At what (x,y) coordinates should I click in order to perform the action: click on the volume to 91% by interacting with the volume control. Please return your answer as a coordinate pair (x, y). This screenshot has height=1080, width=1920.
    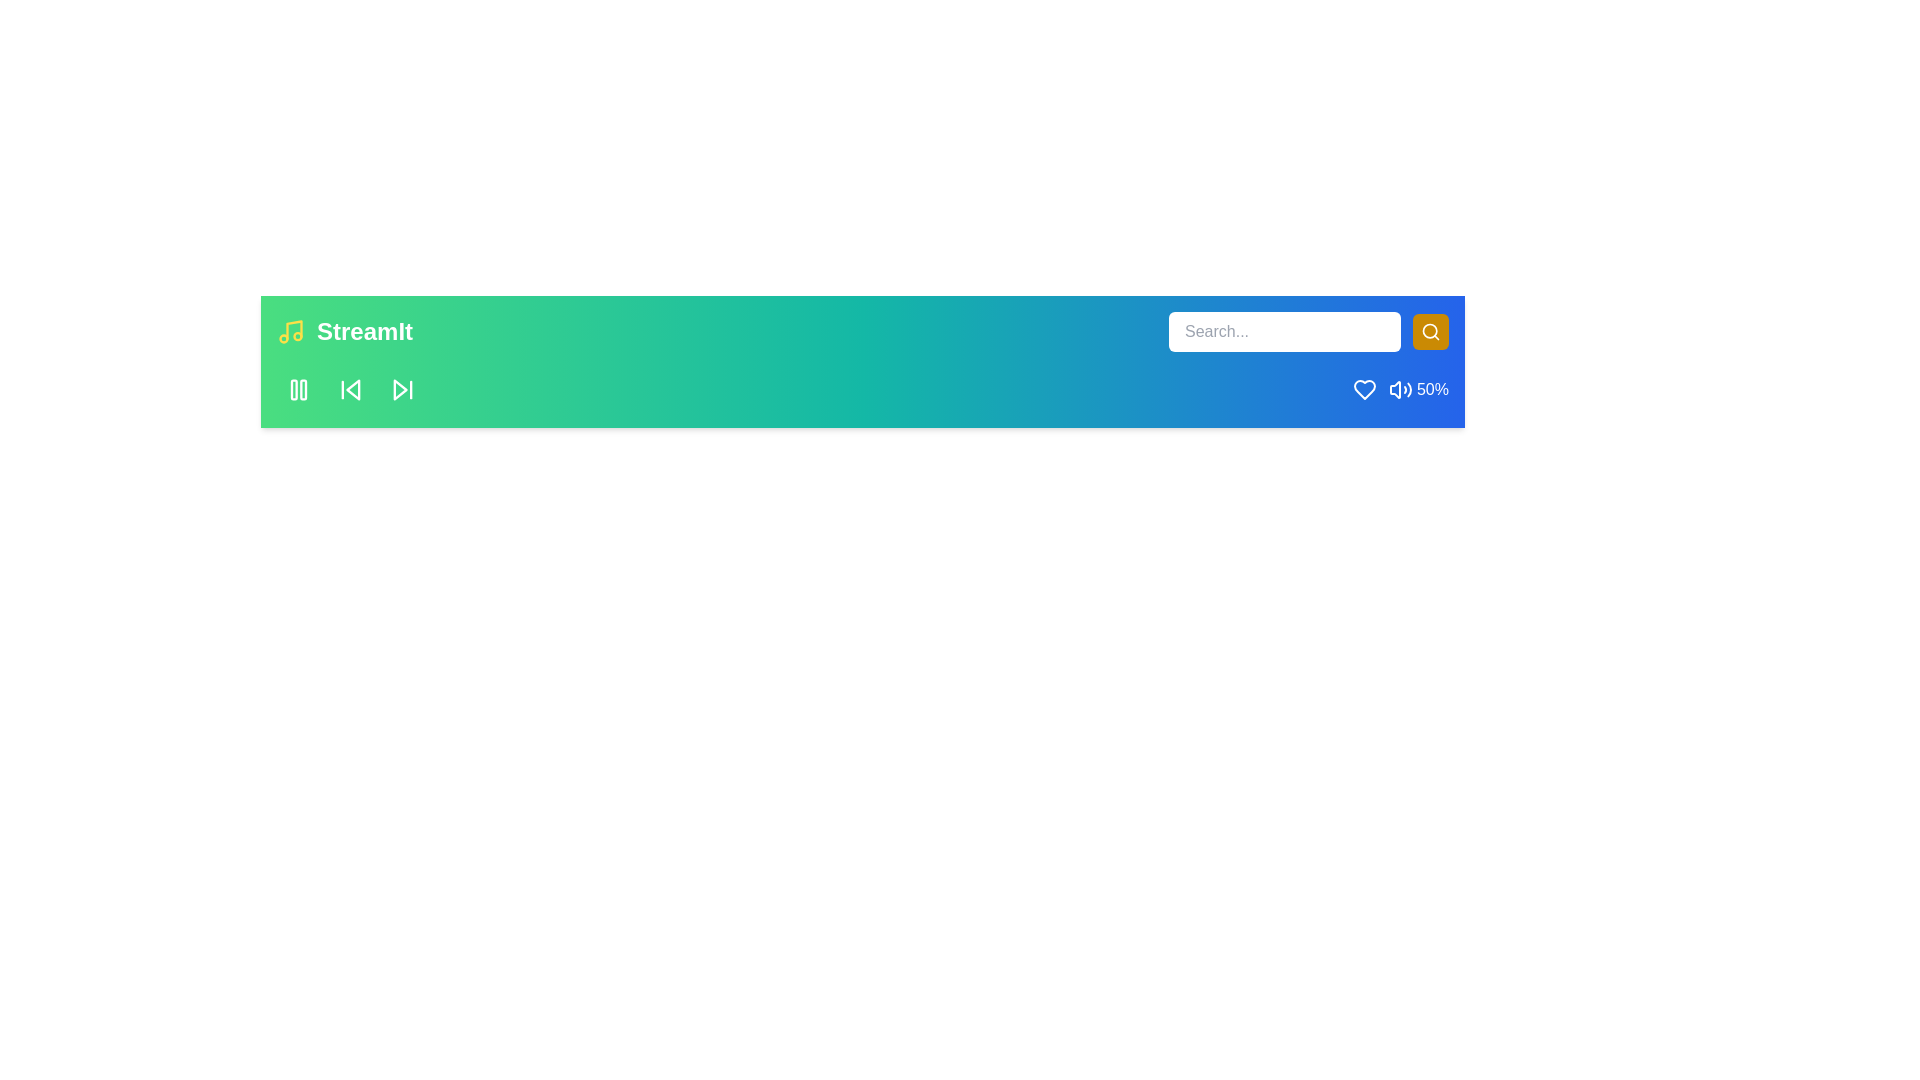
    Looking at the image, I should click on (1408, 389).